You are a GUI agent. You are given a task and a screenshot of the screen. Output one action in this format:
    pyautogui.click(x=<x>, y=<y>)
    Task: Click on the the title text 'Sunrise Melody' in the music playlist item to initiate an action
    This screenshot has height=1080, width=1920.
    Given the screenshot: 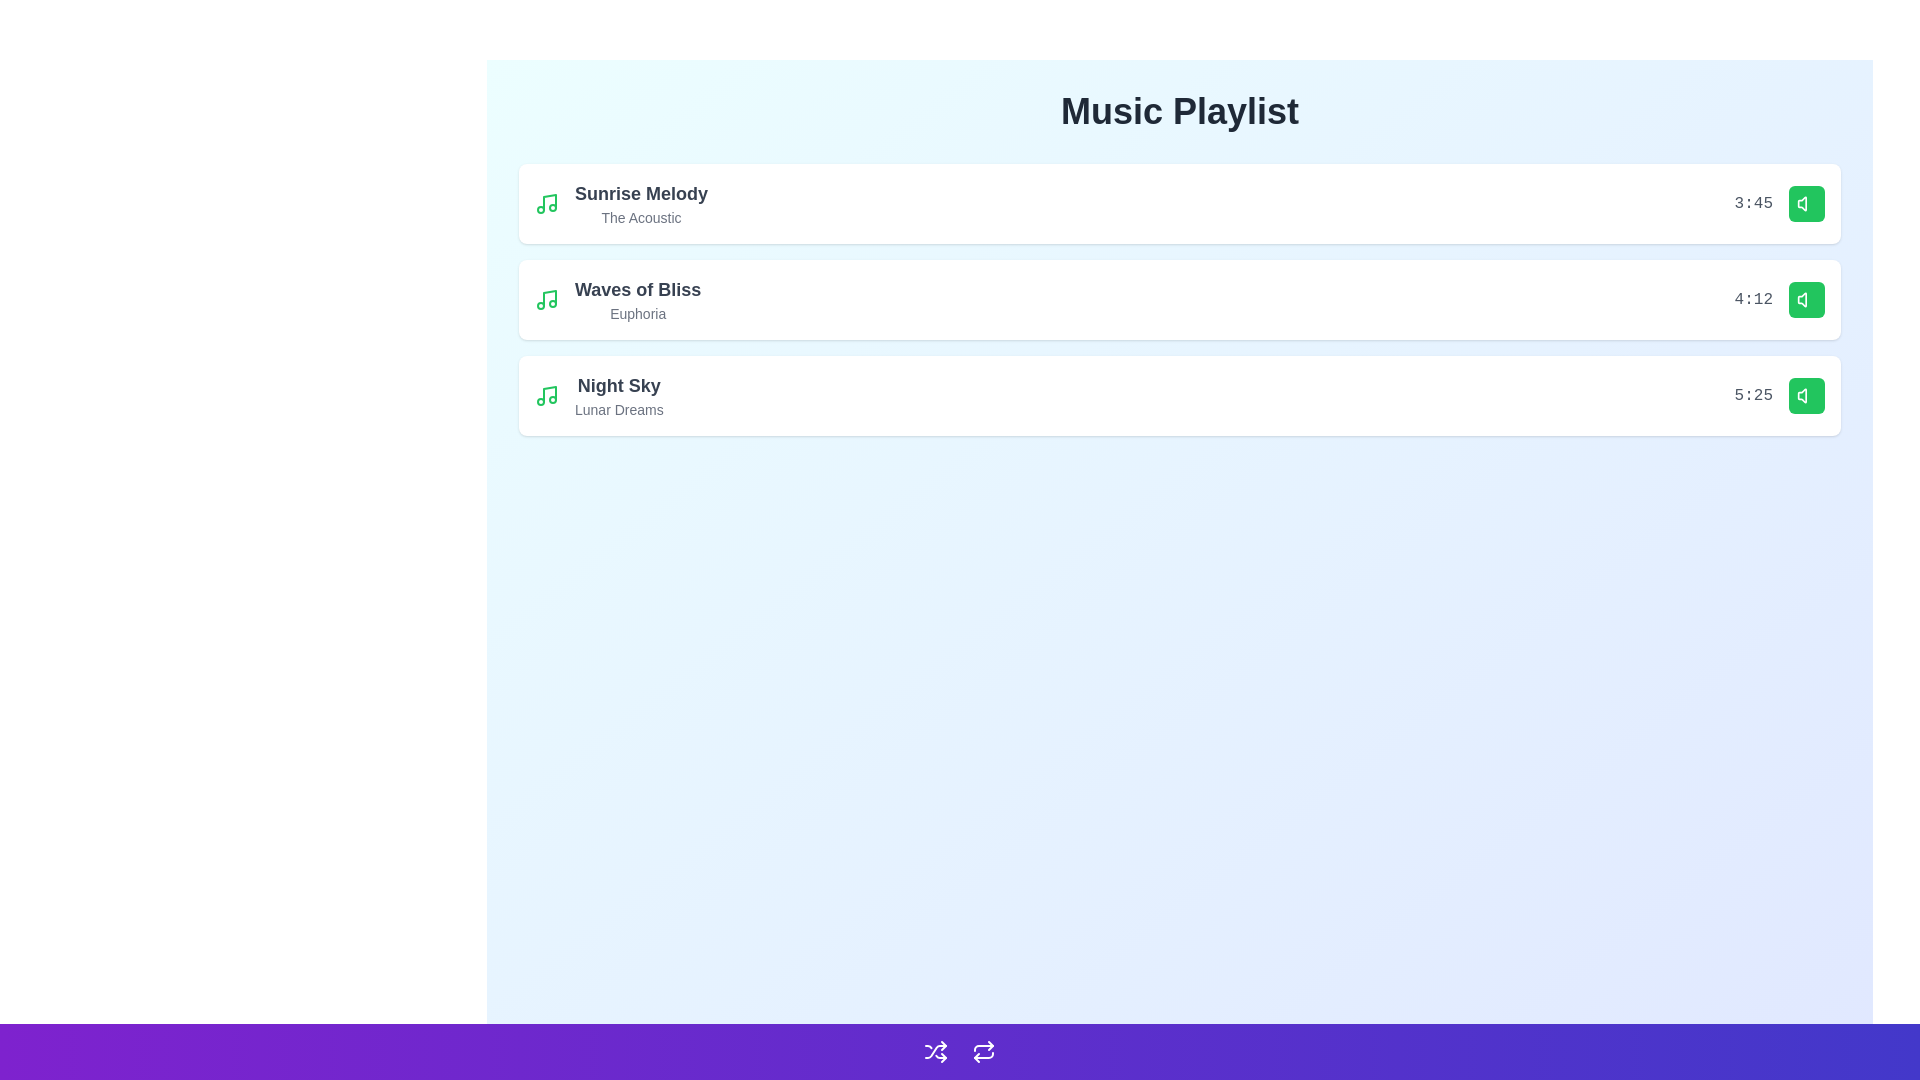 What is the action you would take?
    pyautogui.click(x=620, y=204)
    